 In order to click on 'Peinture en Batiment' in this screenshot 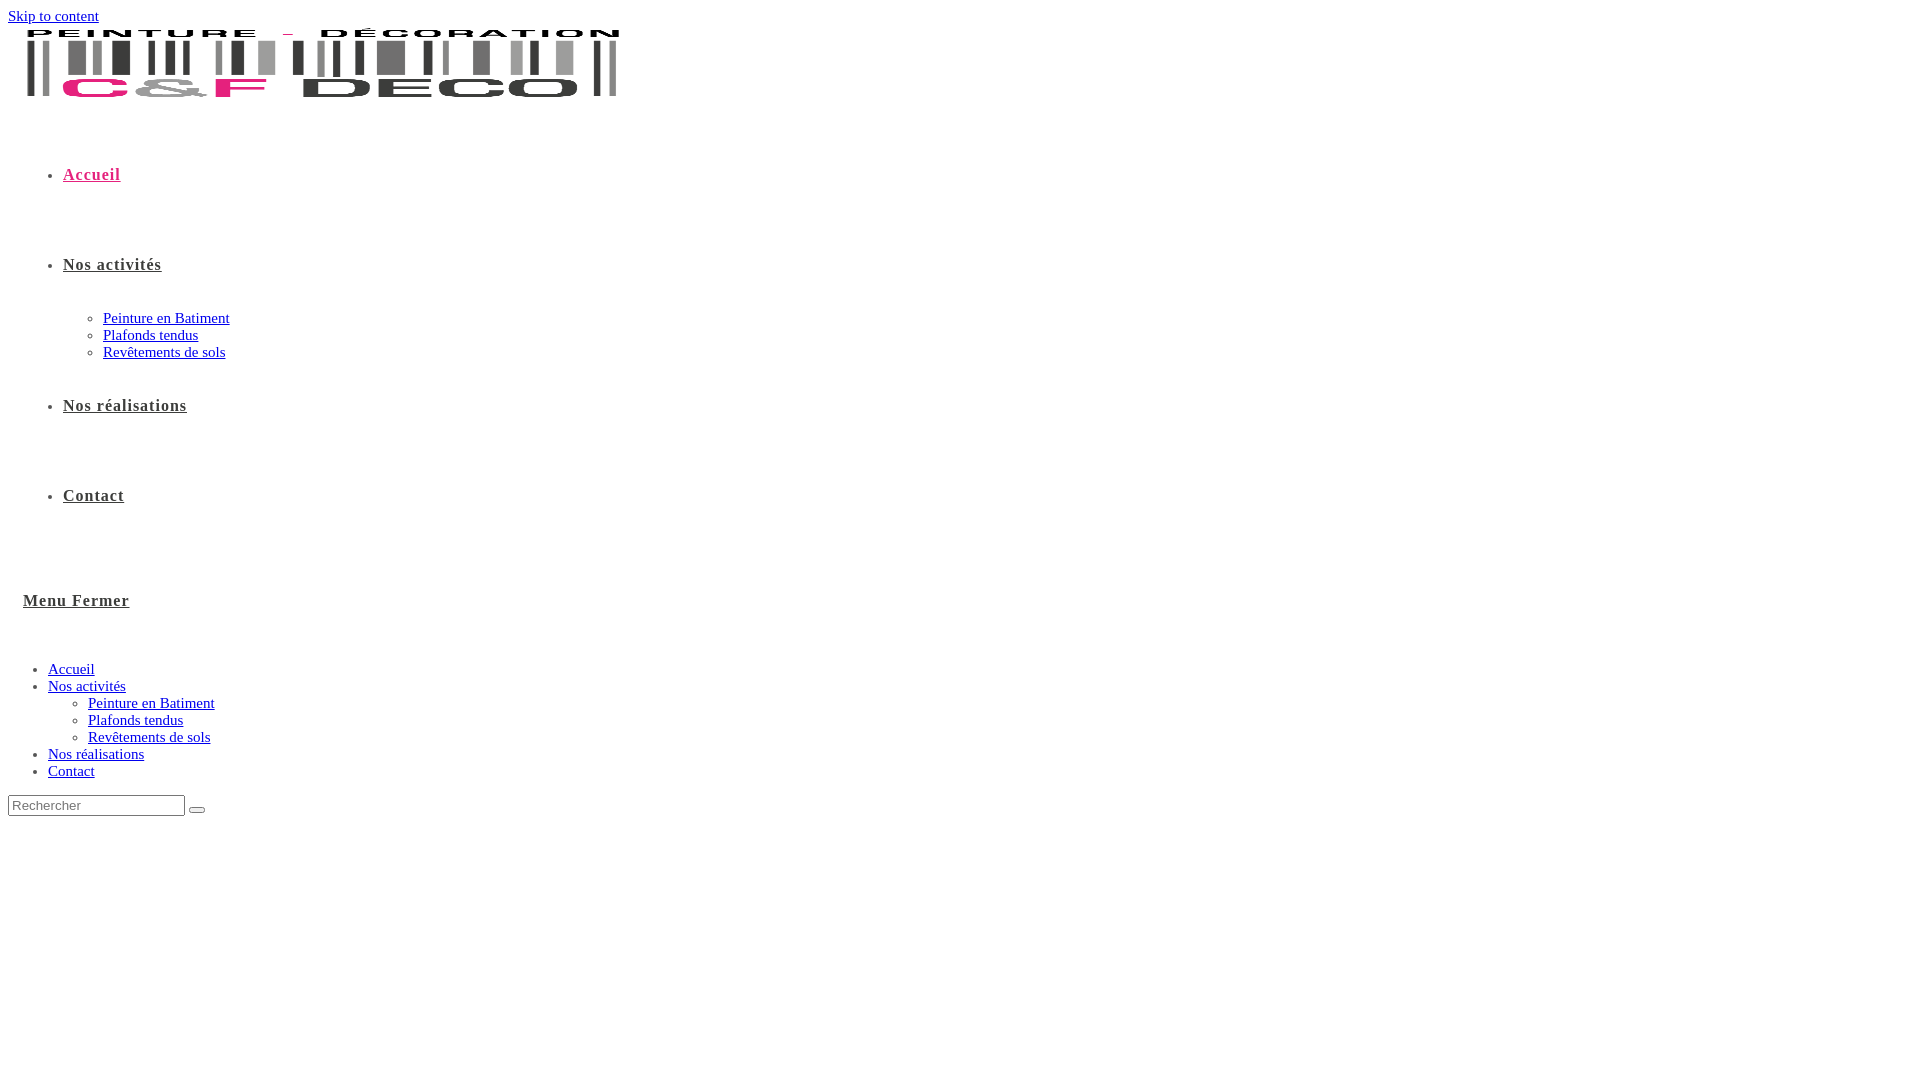, I will do `click(166, 316)`.